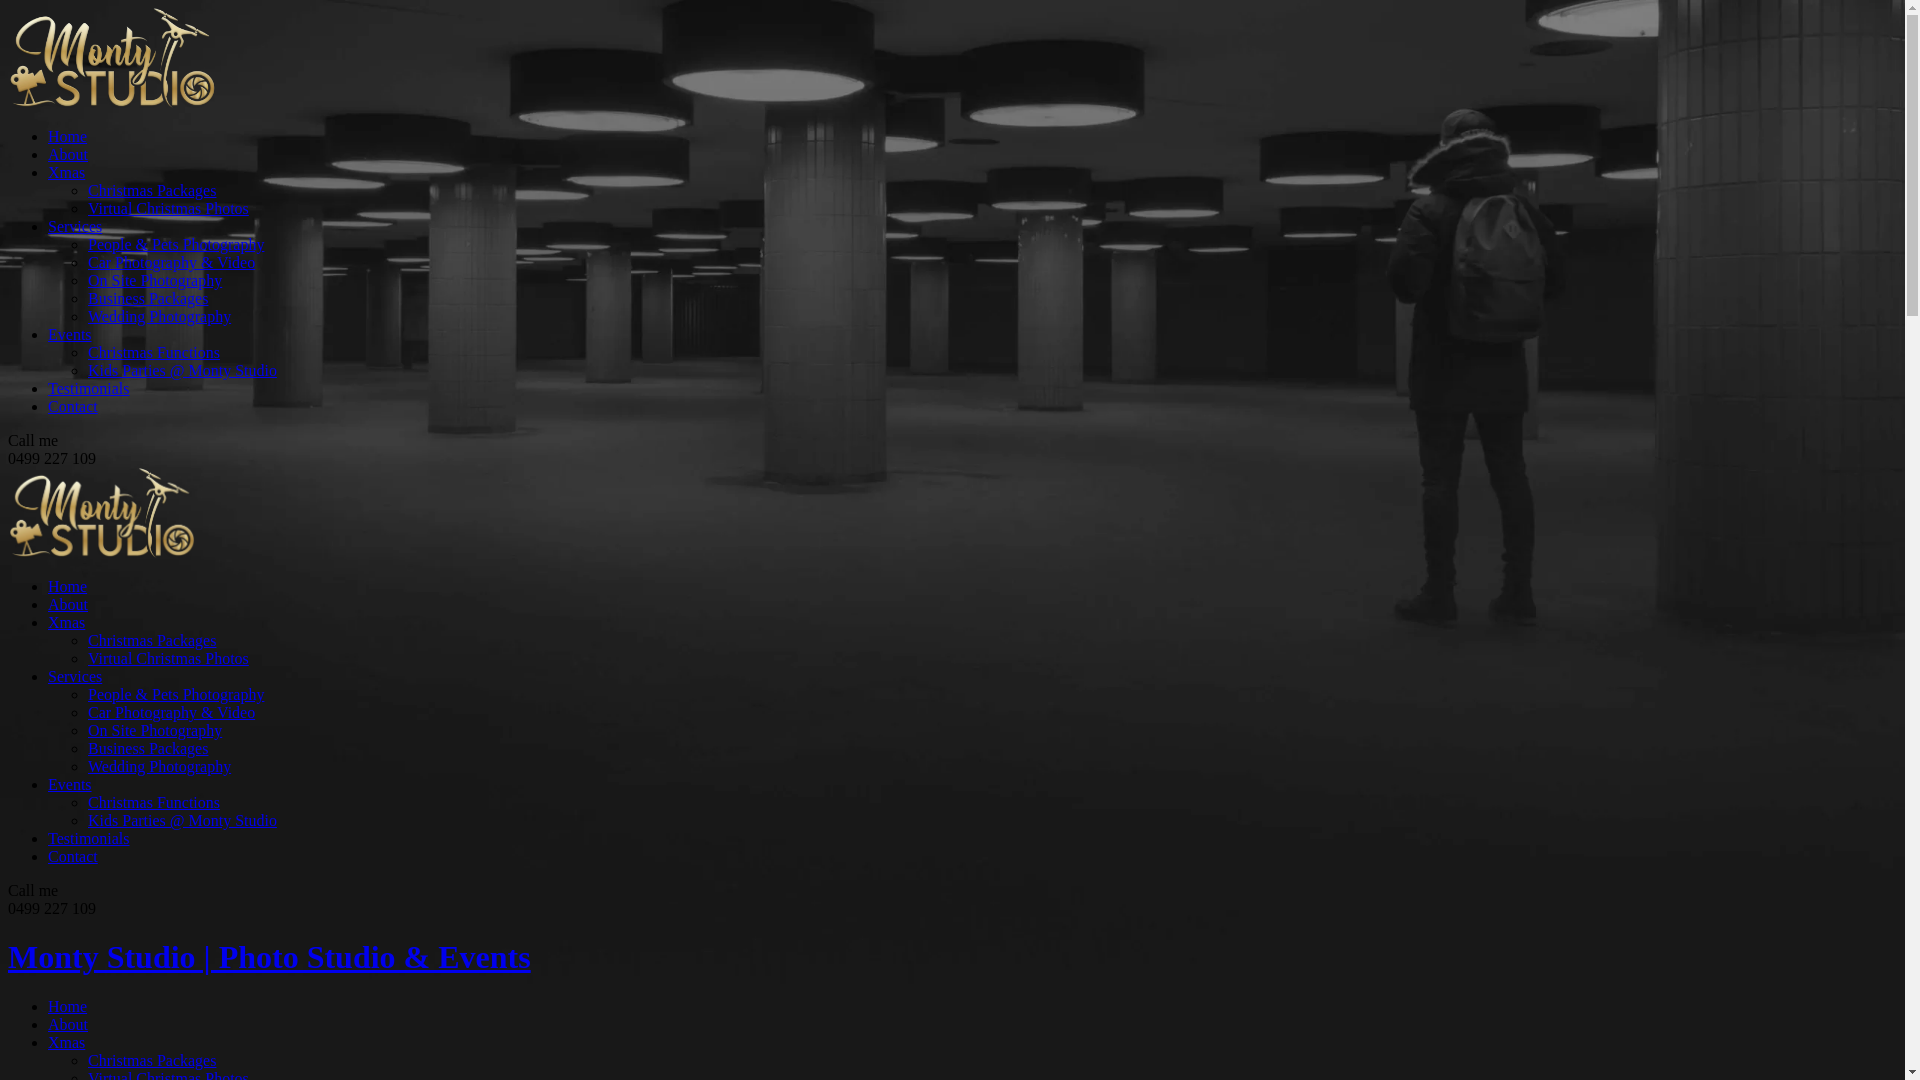 The height and width of the screenshot is (1080, 1920). Describe the element at coordinates (48, 388) in the screenshot. I see `'Testimonials'` at that location.